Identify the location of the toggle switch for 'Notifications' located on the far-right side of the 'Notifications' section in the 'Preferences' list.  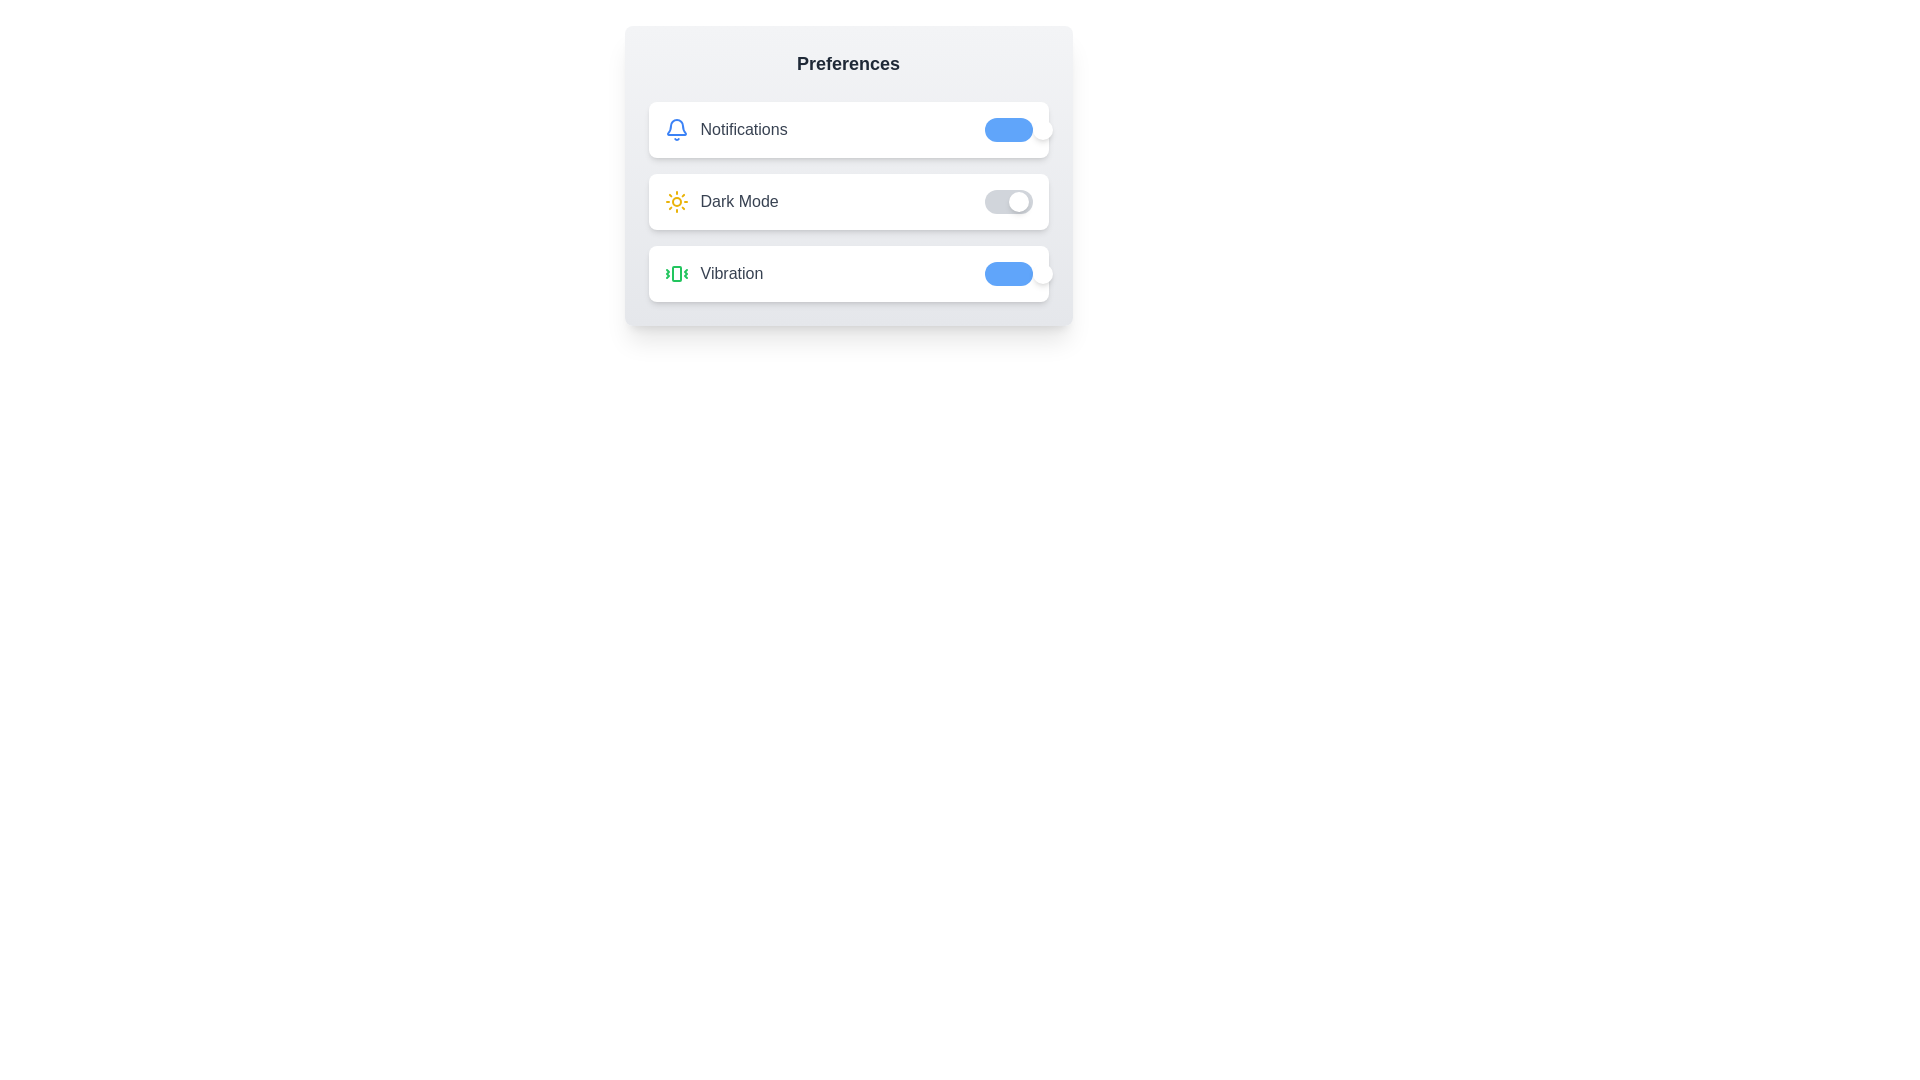
(1008, 130).